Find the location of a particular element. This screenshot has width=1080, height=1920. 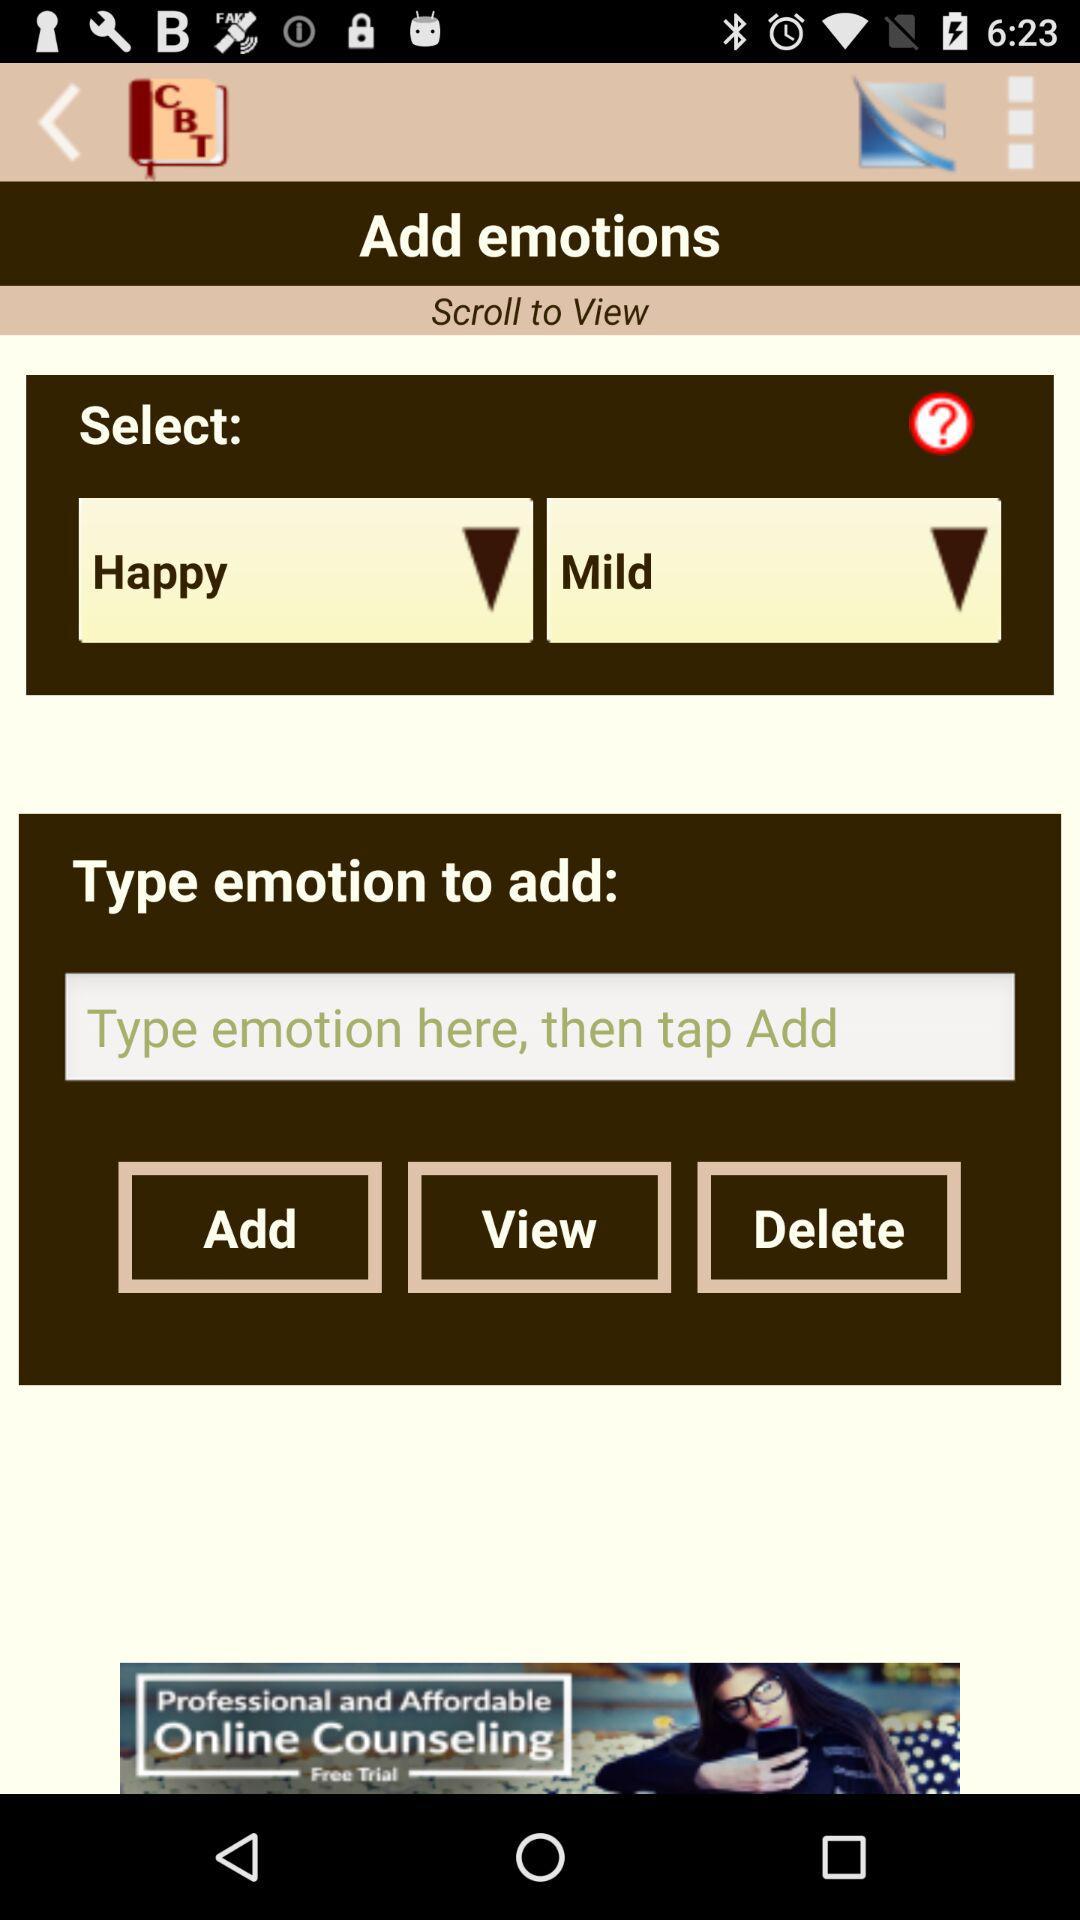

input box is located at coordinates (540, 1032).